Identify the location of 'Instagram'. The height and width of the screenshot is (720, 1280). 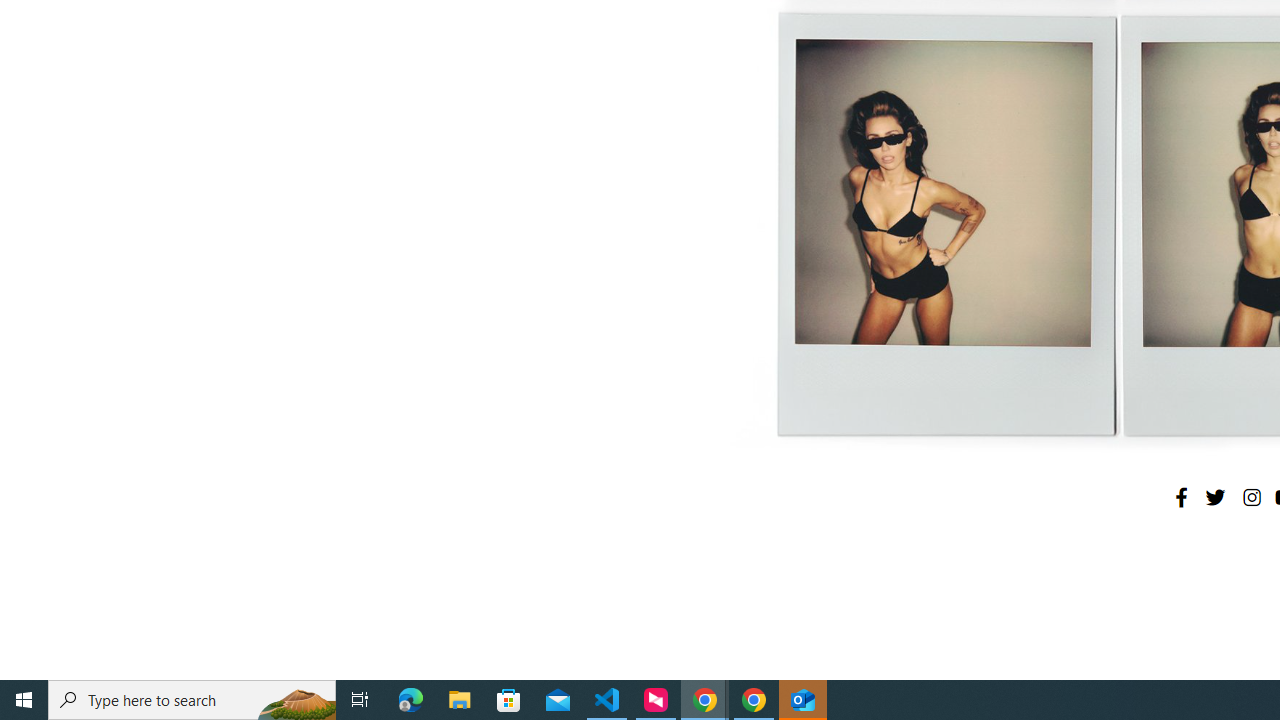
(1250, 496).